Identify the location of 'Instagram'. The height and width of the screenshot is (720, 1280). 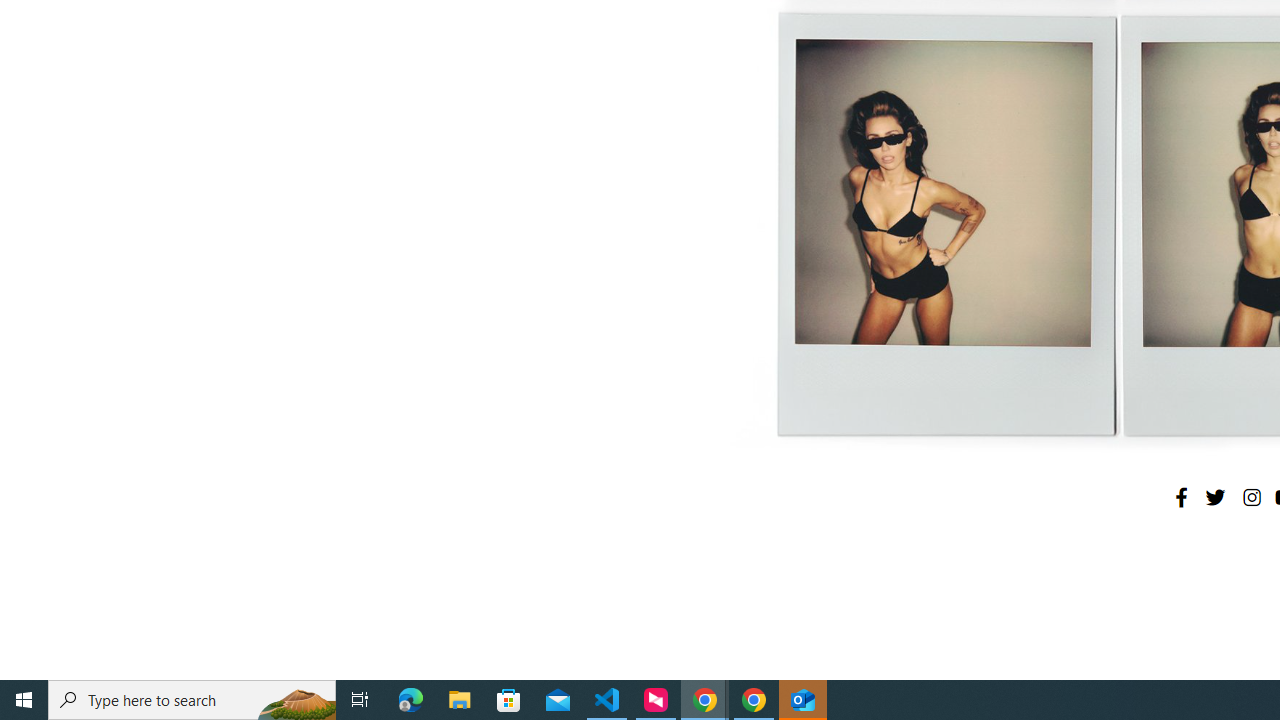
(1250, 496).